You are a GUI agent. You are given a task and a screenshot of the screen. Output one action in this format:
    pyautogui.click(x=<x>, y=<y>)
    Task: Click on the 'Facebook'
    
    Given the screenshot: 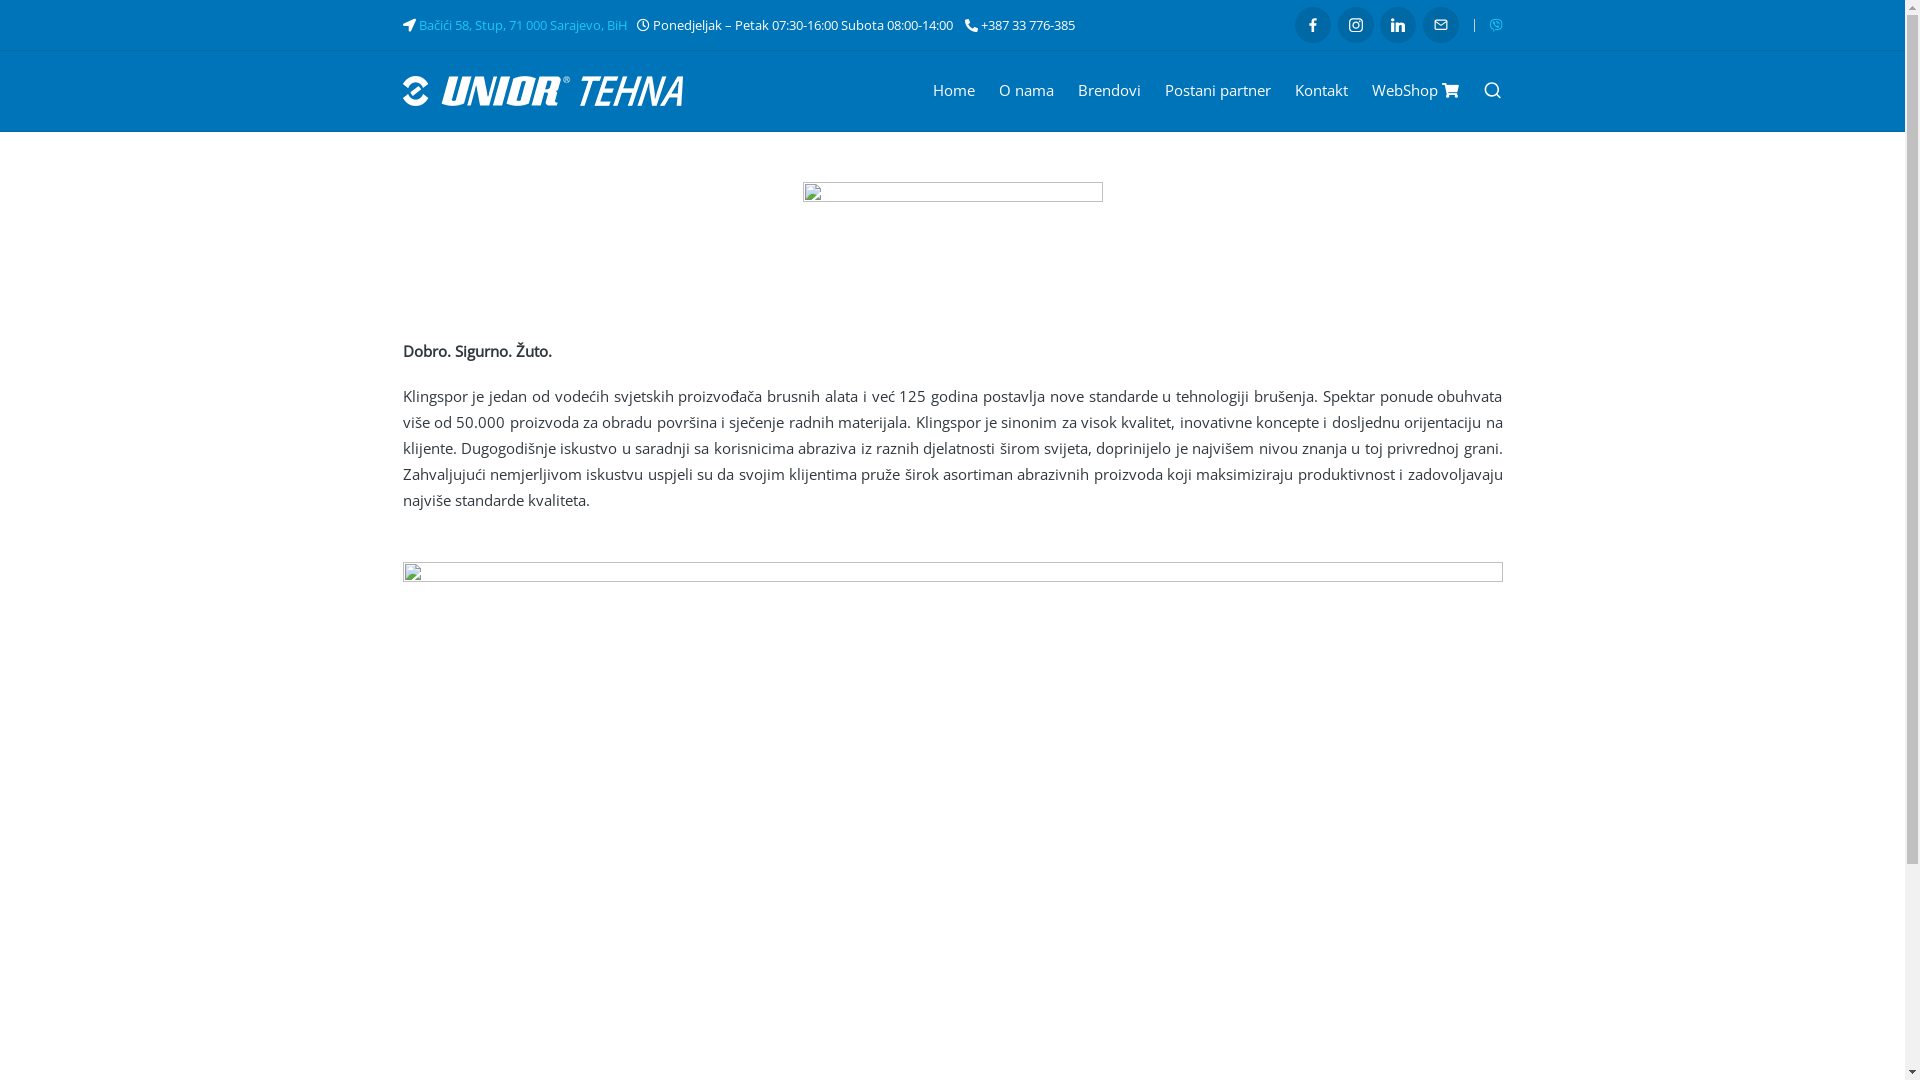 What is the action you would take?
    pyautogui.click(x=1313, y=24)
    